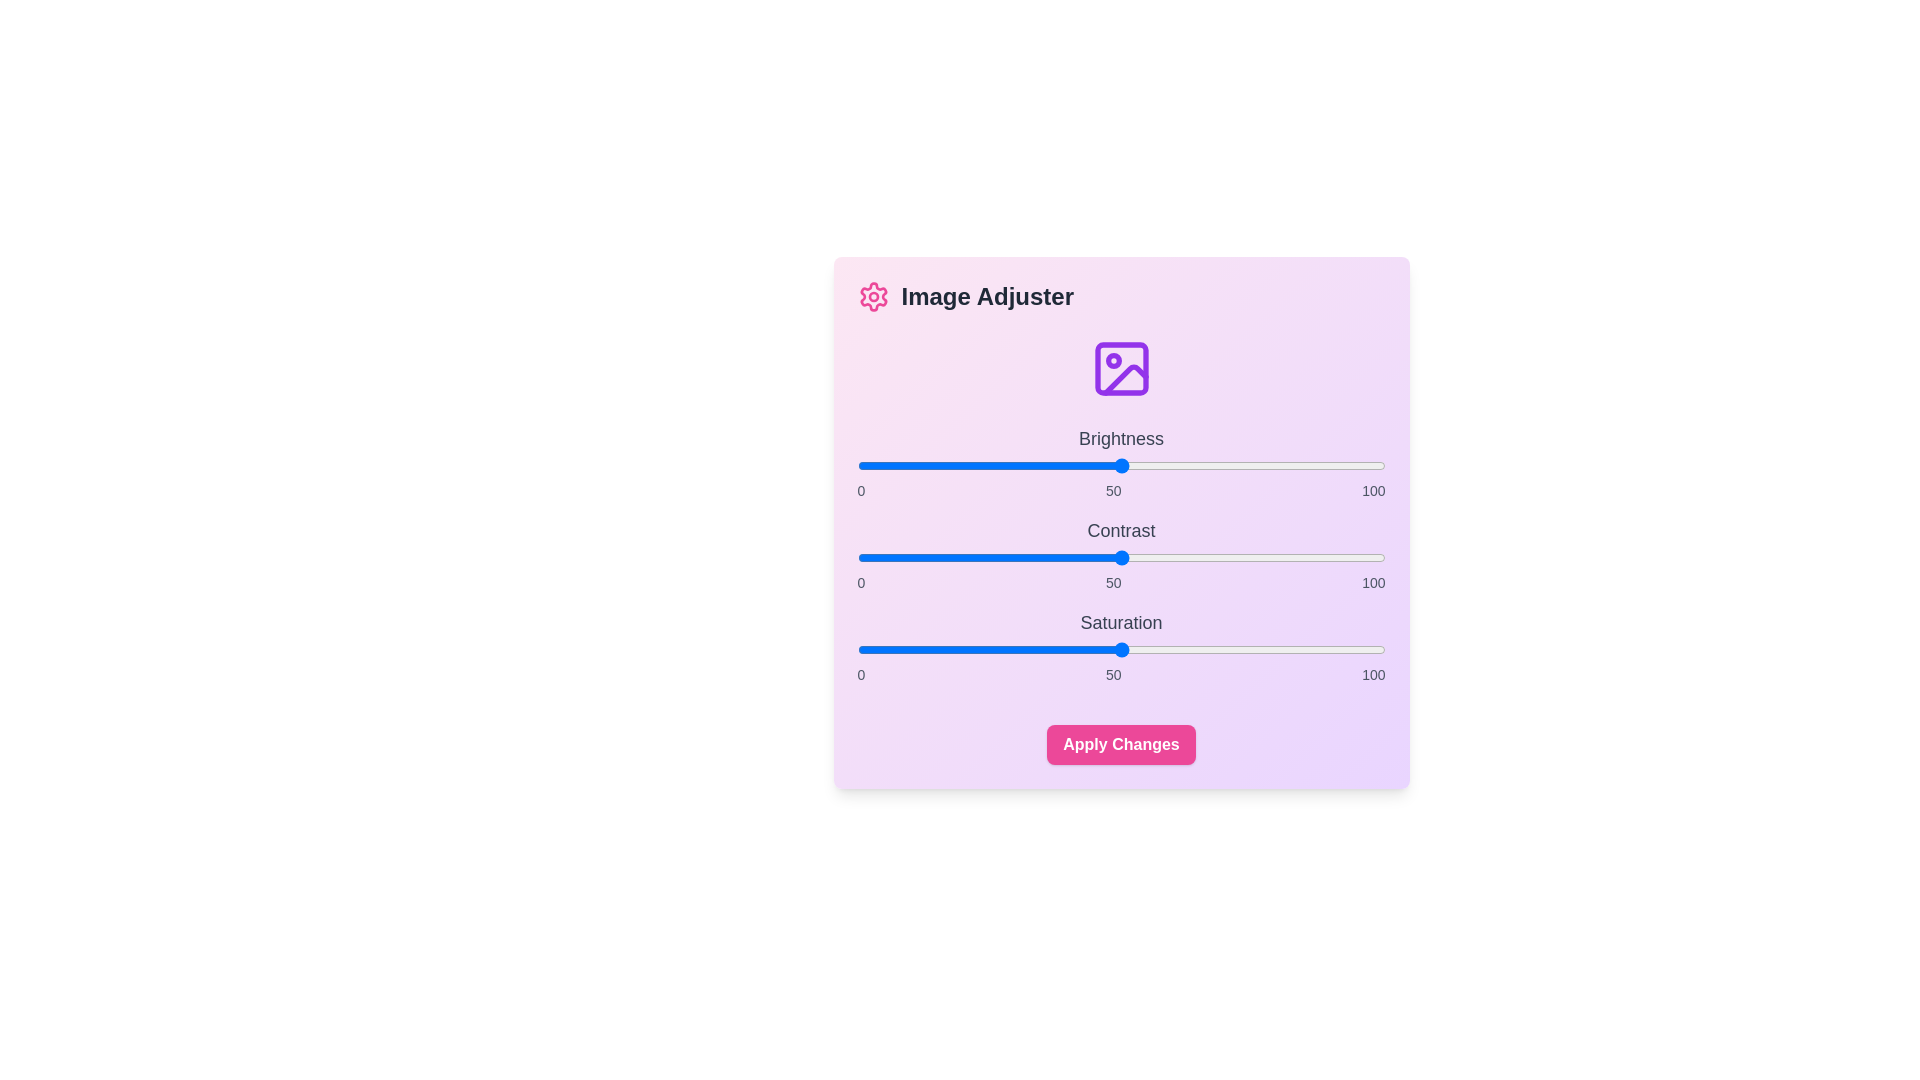  What do you see at coordinates (1236, 558) in the screenshot?
I see `the contrast slider to 72 percent` at bounding box center [1236, 558].